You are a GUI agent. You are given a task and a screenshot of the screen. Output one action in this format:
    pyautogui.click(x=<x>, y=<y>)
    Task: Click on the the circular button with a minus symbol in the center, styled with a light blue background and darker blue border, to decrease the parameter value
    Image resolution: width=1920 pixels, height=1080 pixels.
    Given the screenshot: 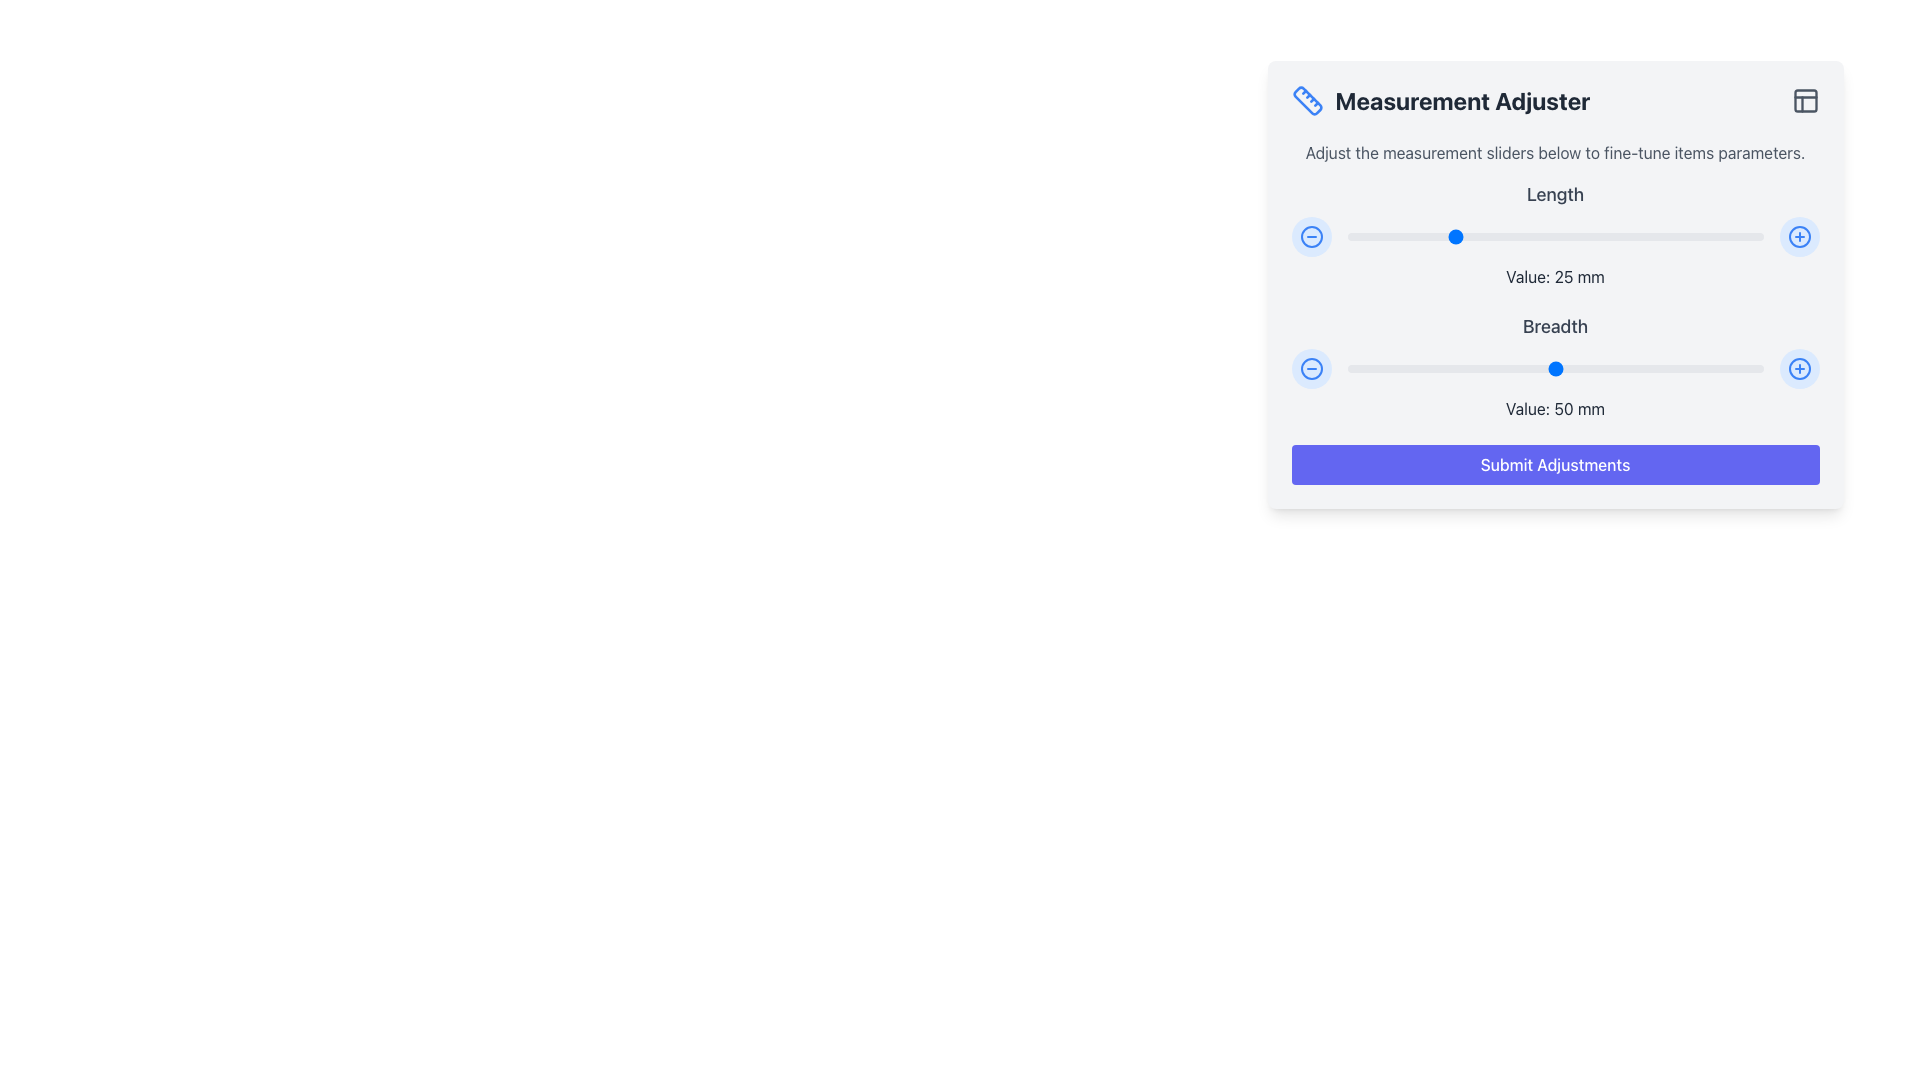 What is the action you would take?
    pyautogui.click(x=1311, y=235)
    